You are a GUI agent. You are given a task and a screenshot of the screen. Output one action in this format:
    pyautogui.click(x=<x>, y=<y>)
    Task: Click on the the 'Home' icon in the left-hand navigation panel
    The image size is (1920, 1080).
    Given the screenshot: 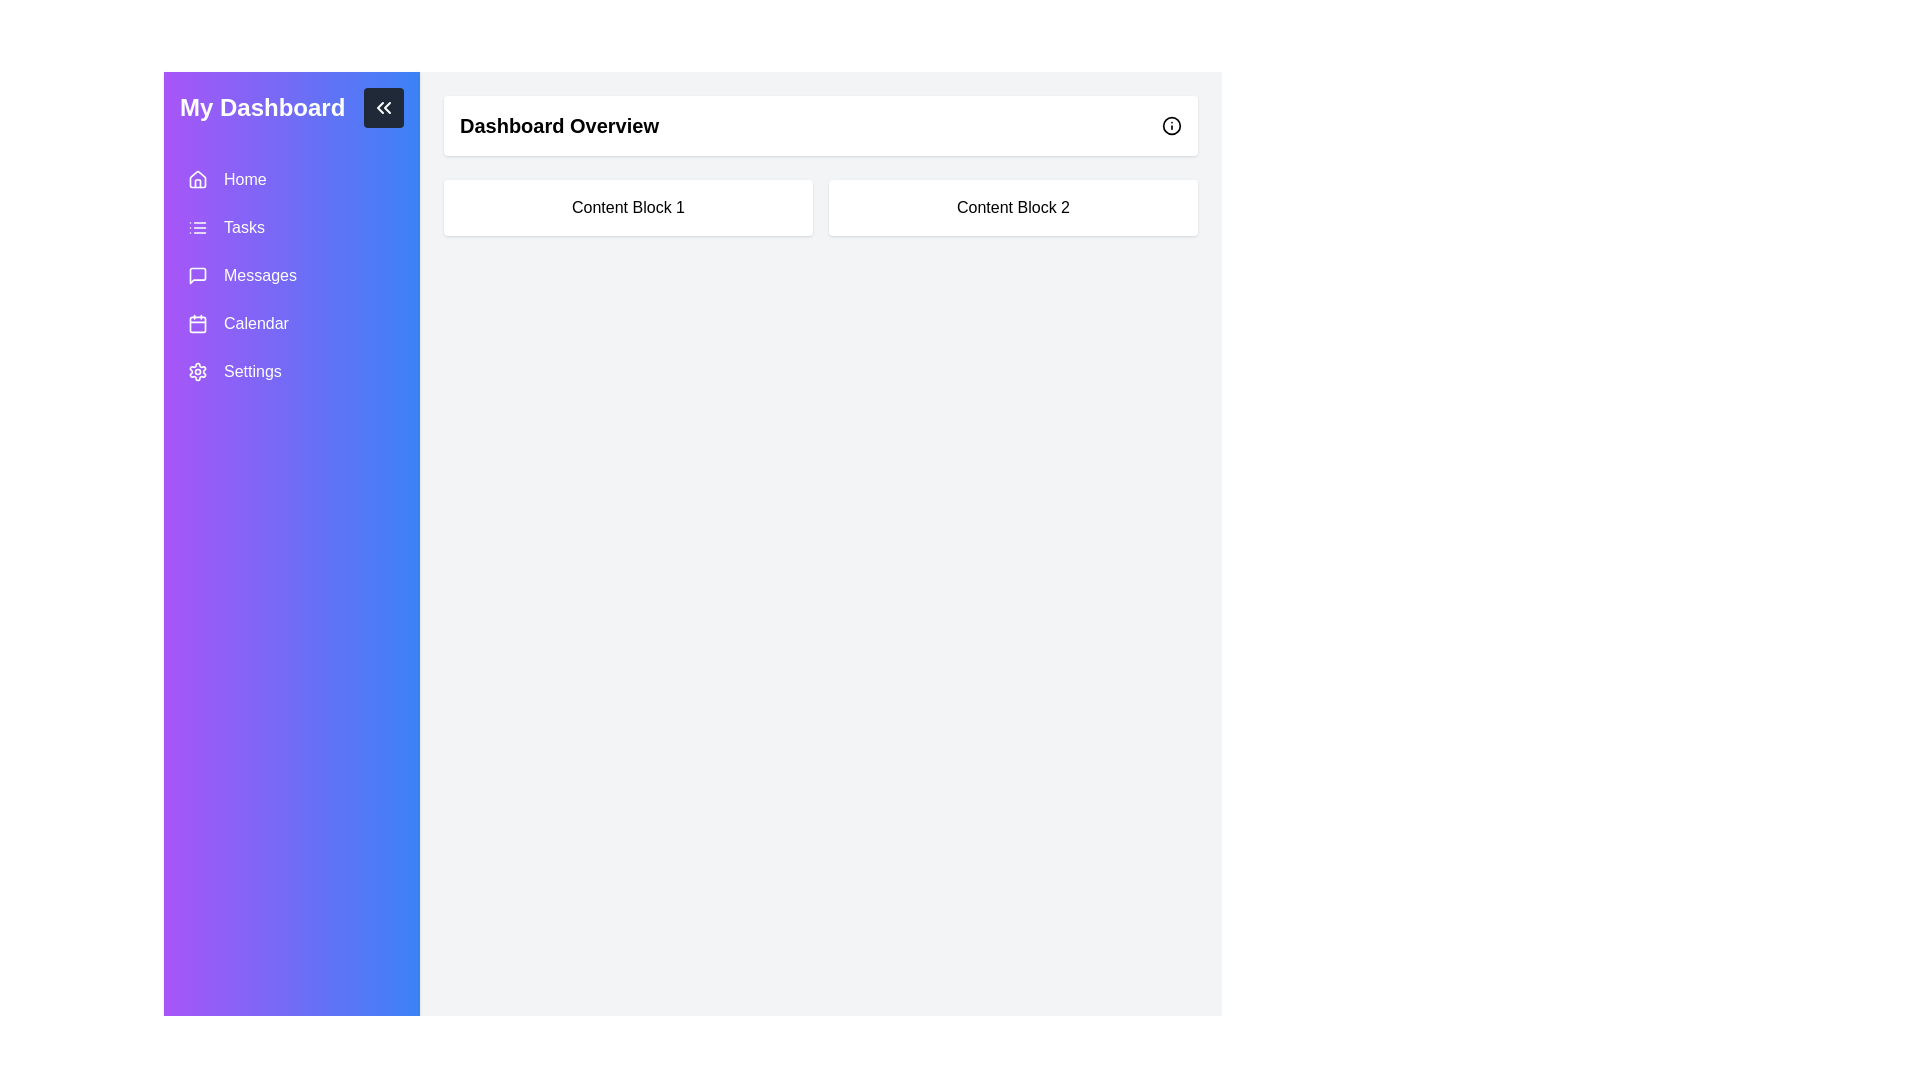 What is the action you would take?
    pyautogui.click(x=197, y=177)
    